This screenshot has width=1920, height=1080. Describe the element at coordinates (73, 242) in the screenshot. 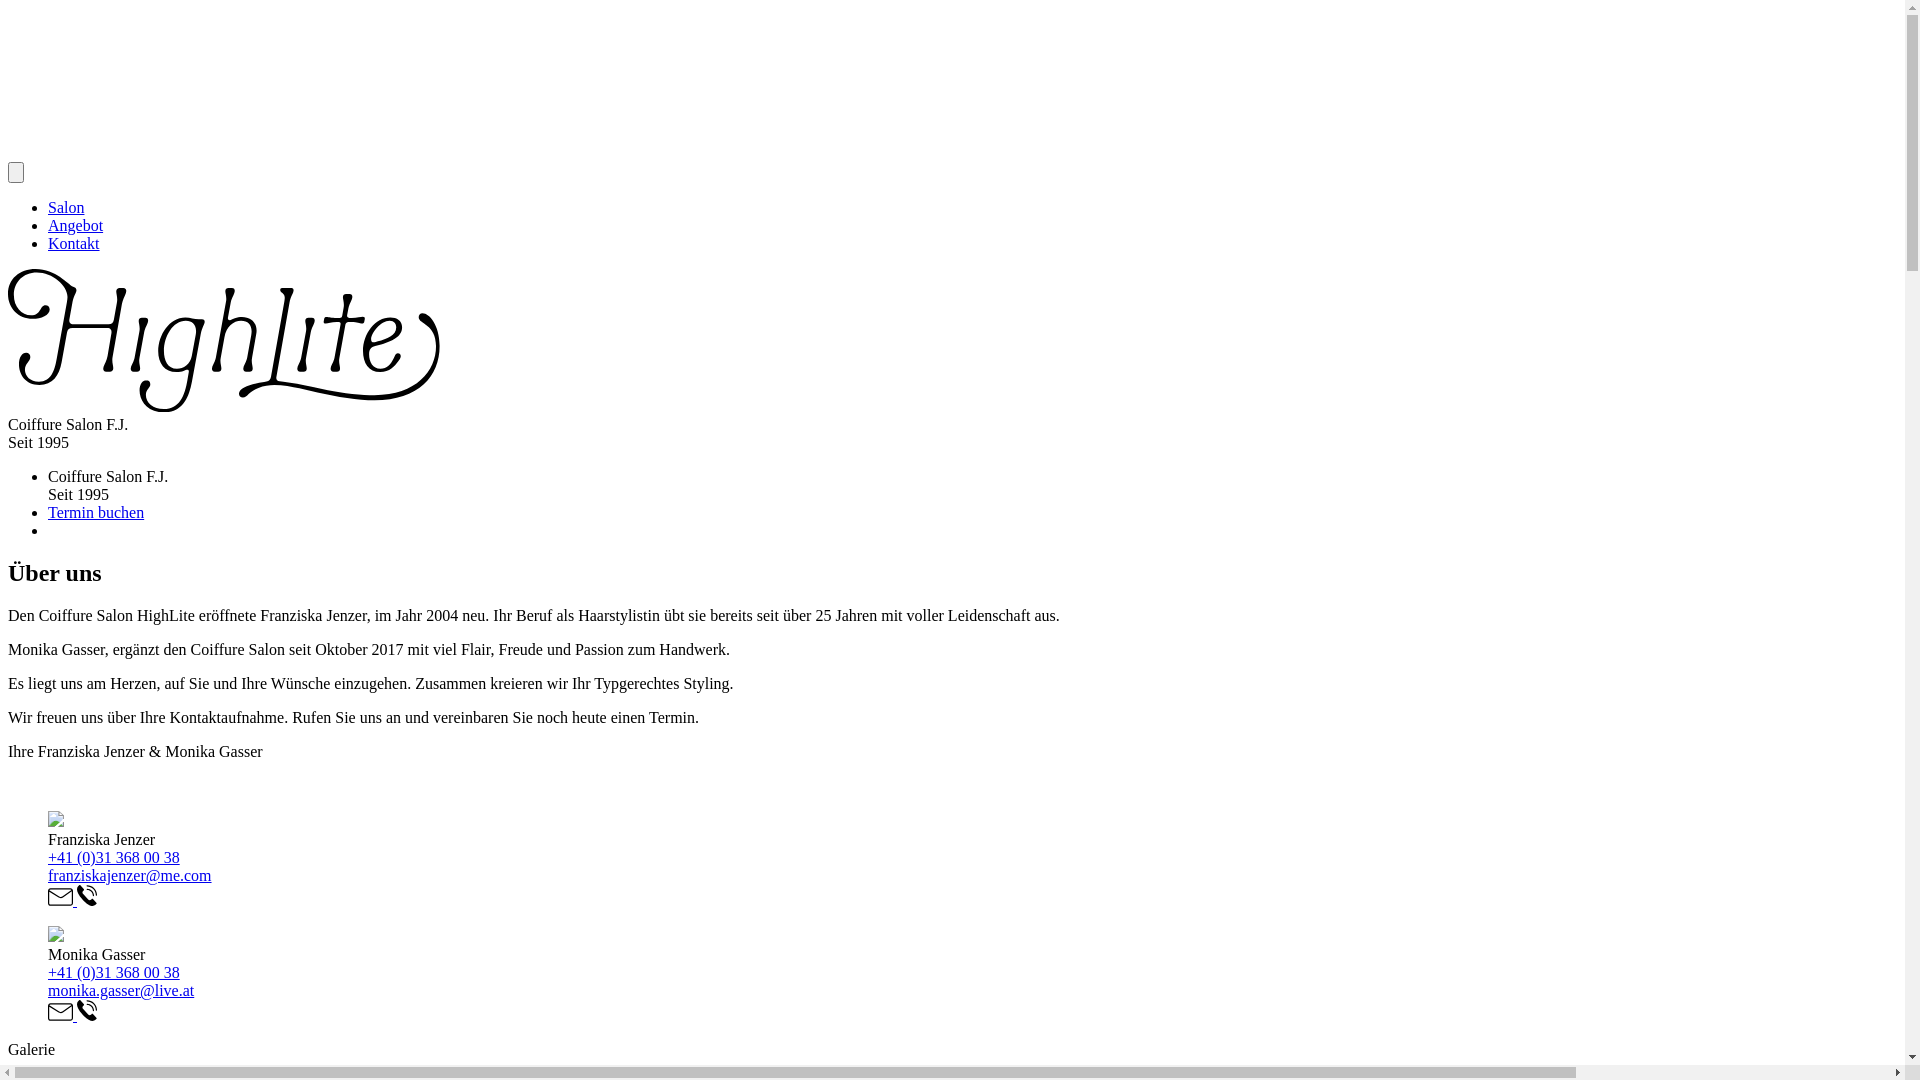

I see `'Kontakt'` at that location.